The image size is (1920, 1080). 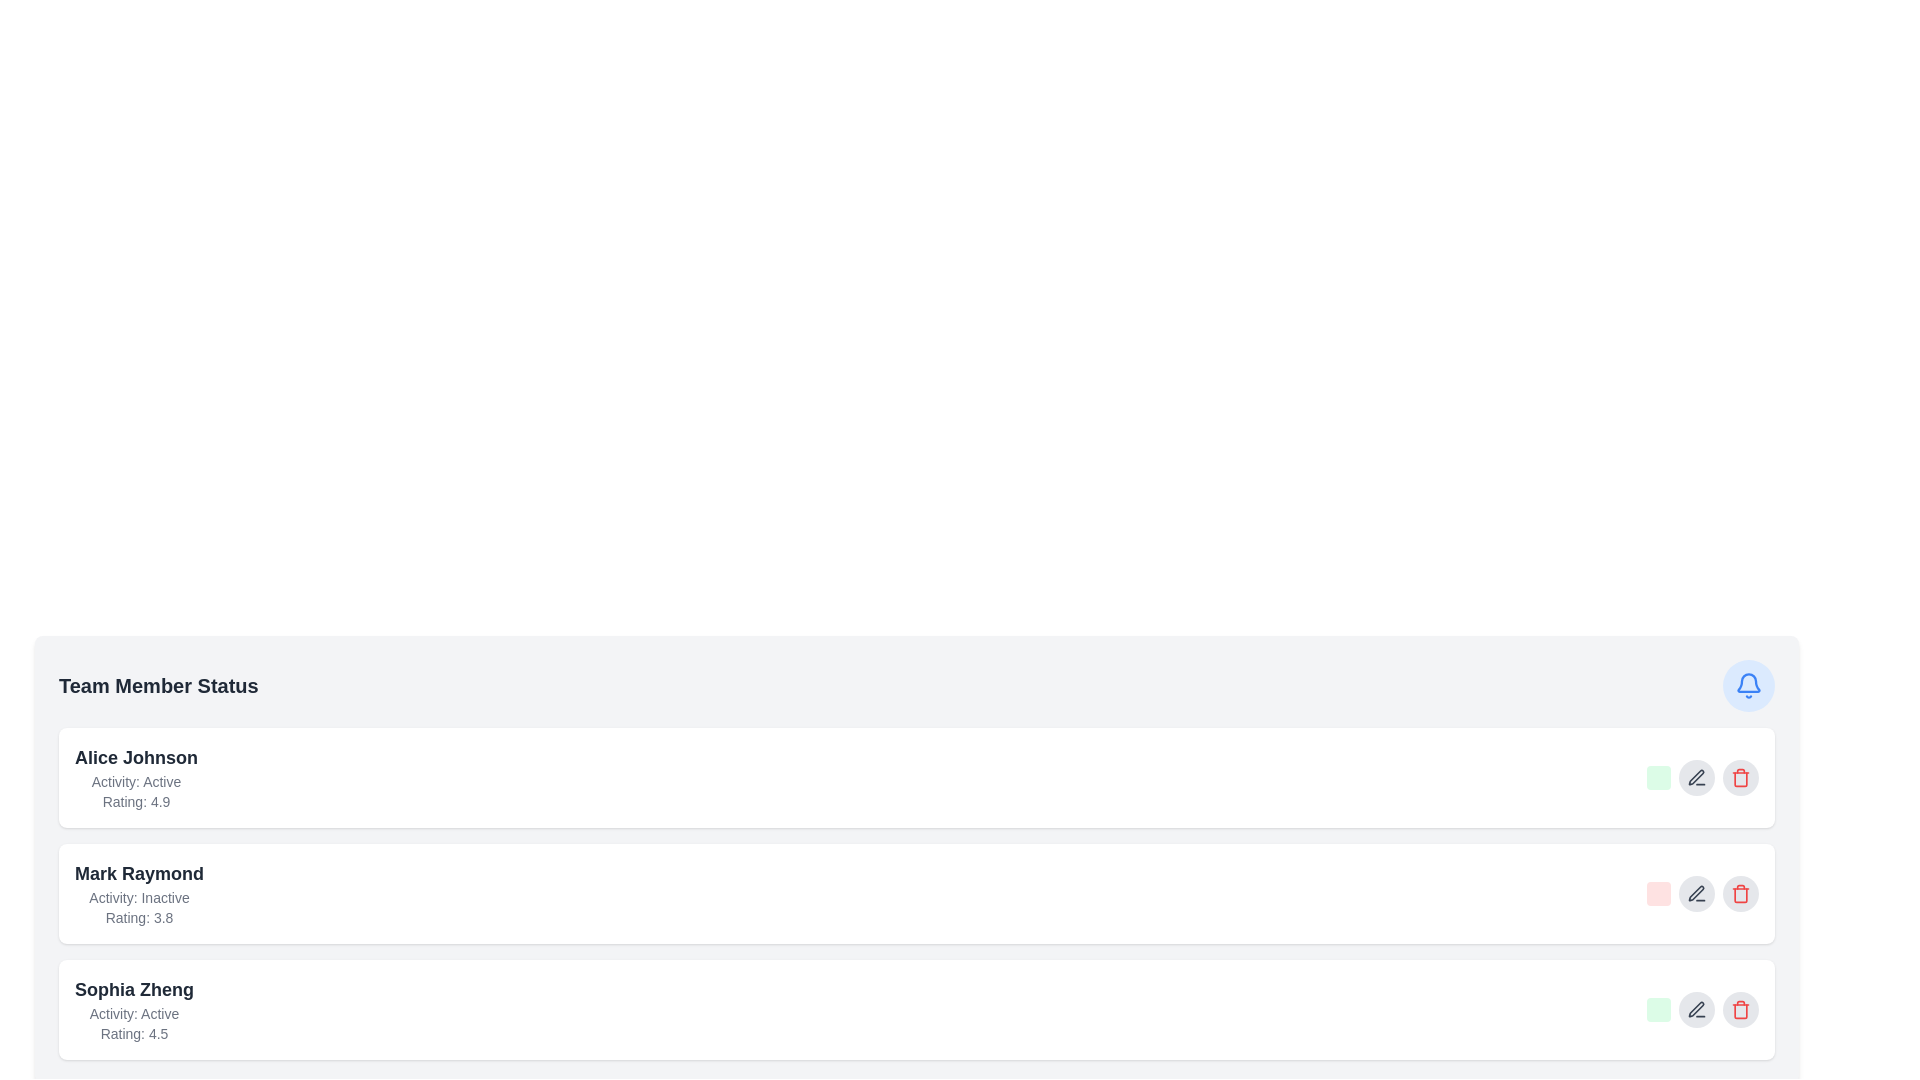 What do you see at coordinates (1747, 682) in the screenshot?
I see `the prominent blue bell-shaped icon with a hollow center` at bounding box center [1747, 682].